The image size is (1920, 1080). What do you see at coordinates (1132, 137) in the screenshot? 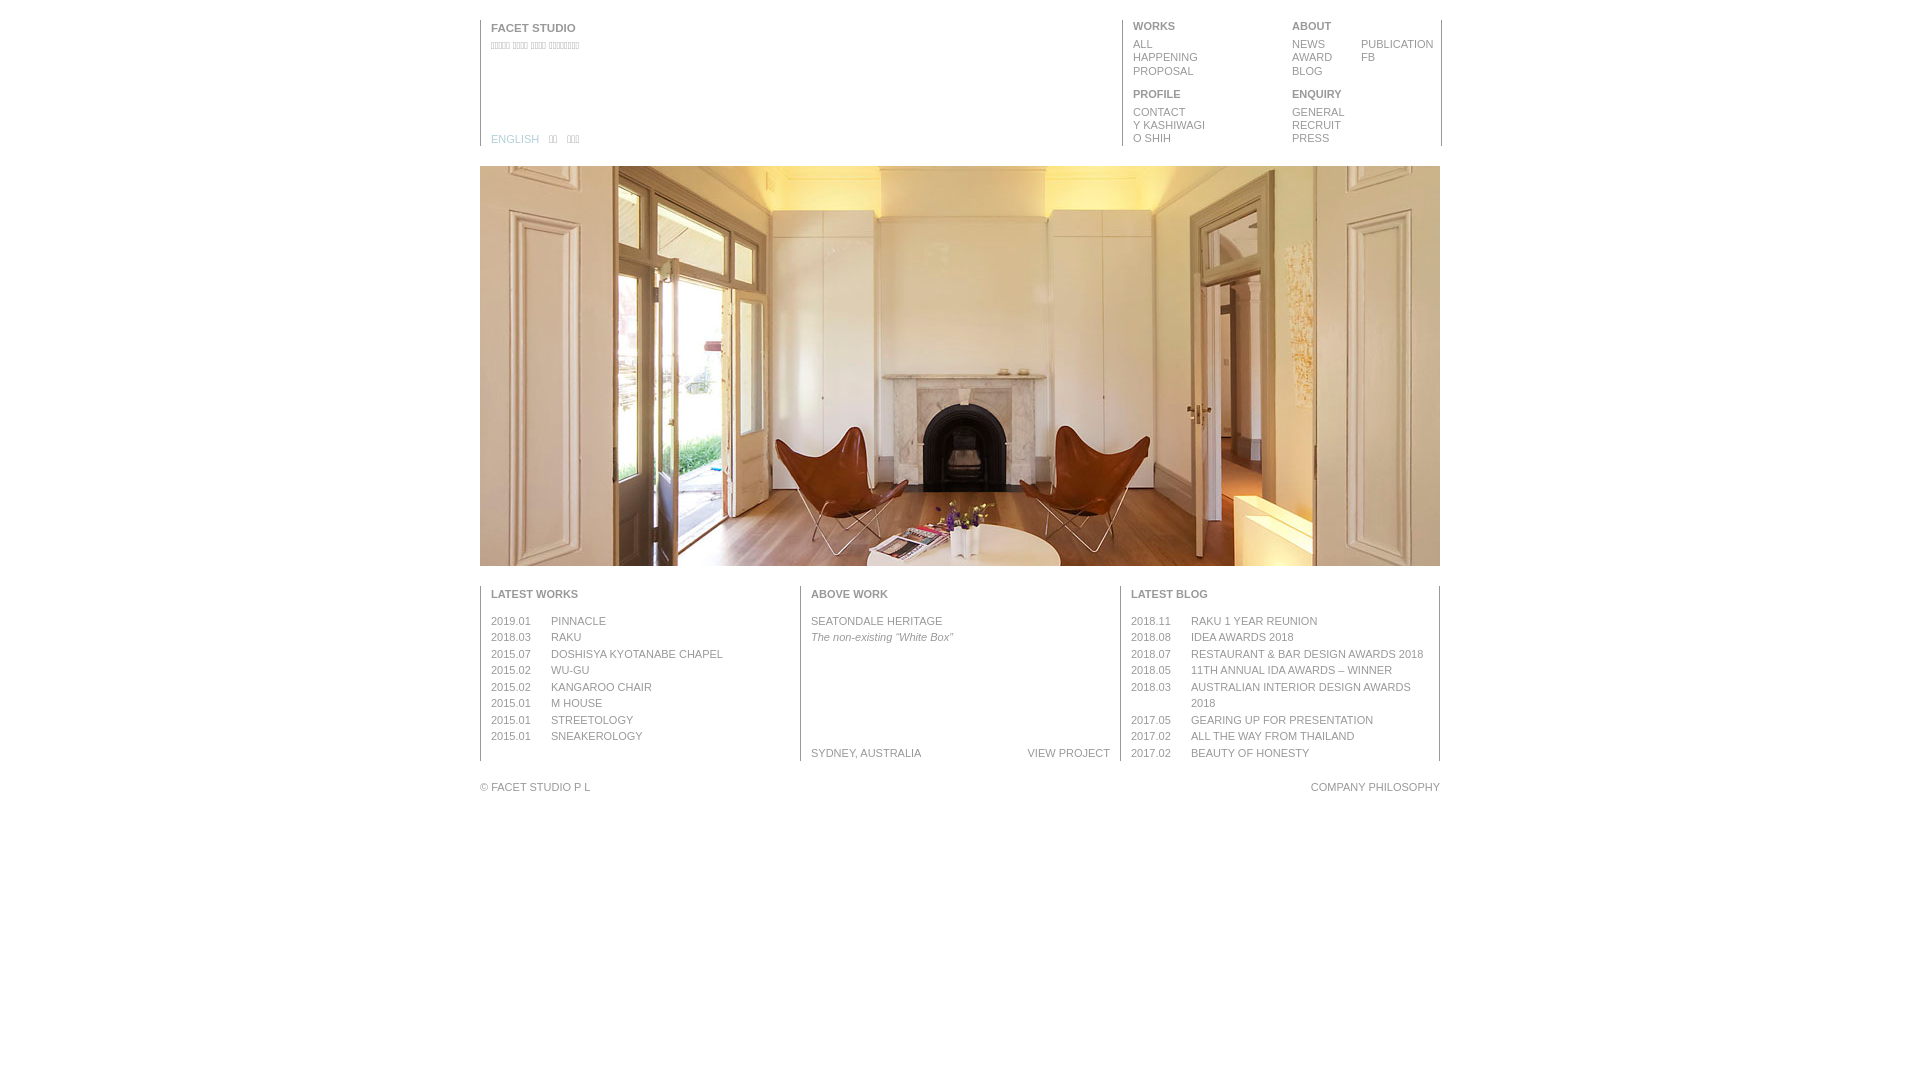
I see `'O SHIH'` at bounding box center [1132, 137].